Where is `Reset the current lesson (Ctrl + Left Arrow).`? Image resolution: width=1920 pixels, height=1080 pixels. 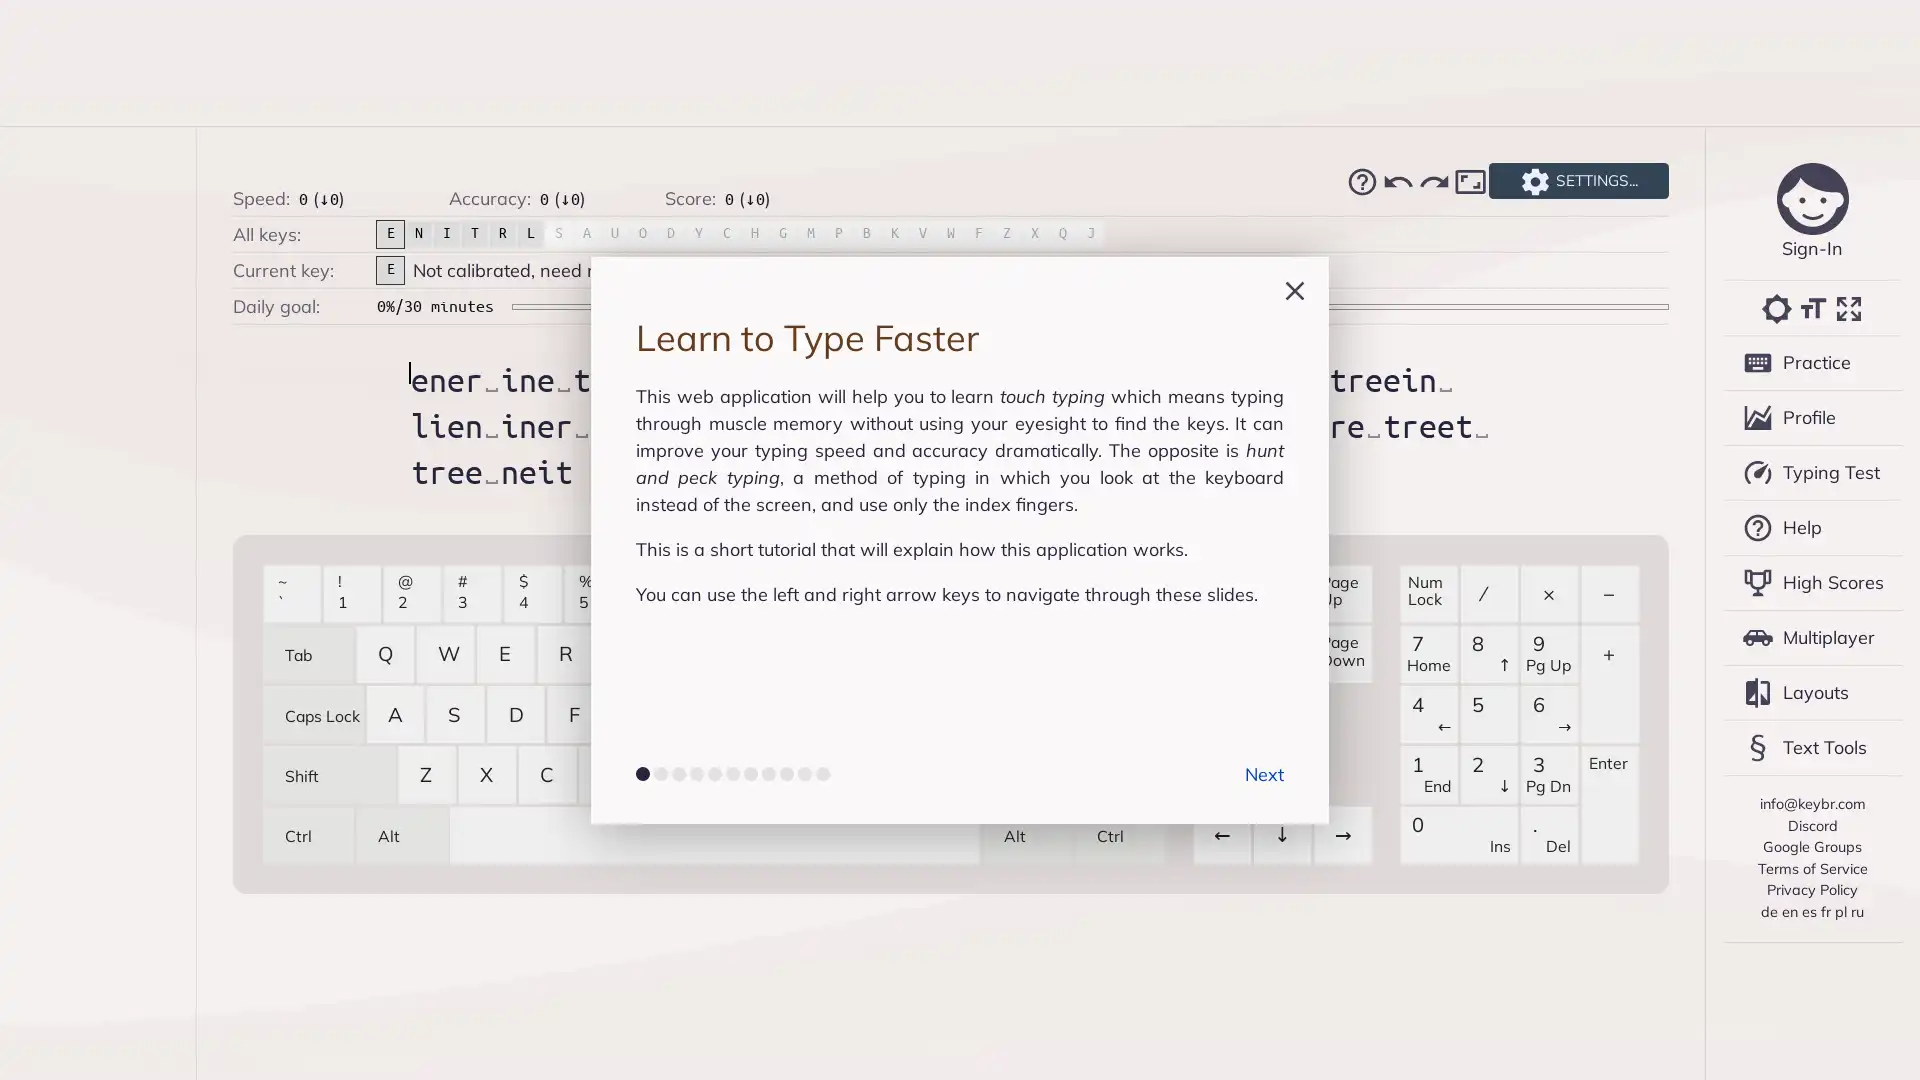 Reset the current lesson (Ctrl + Left Arrow). is located at coordinates (1396, 181).